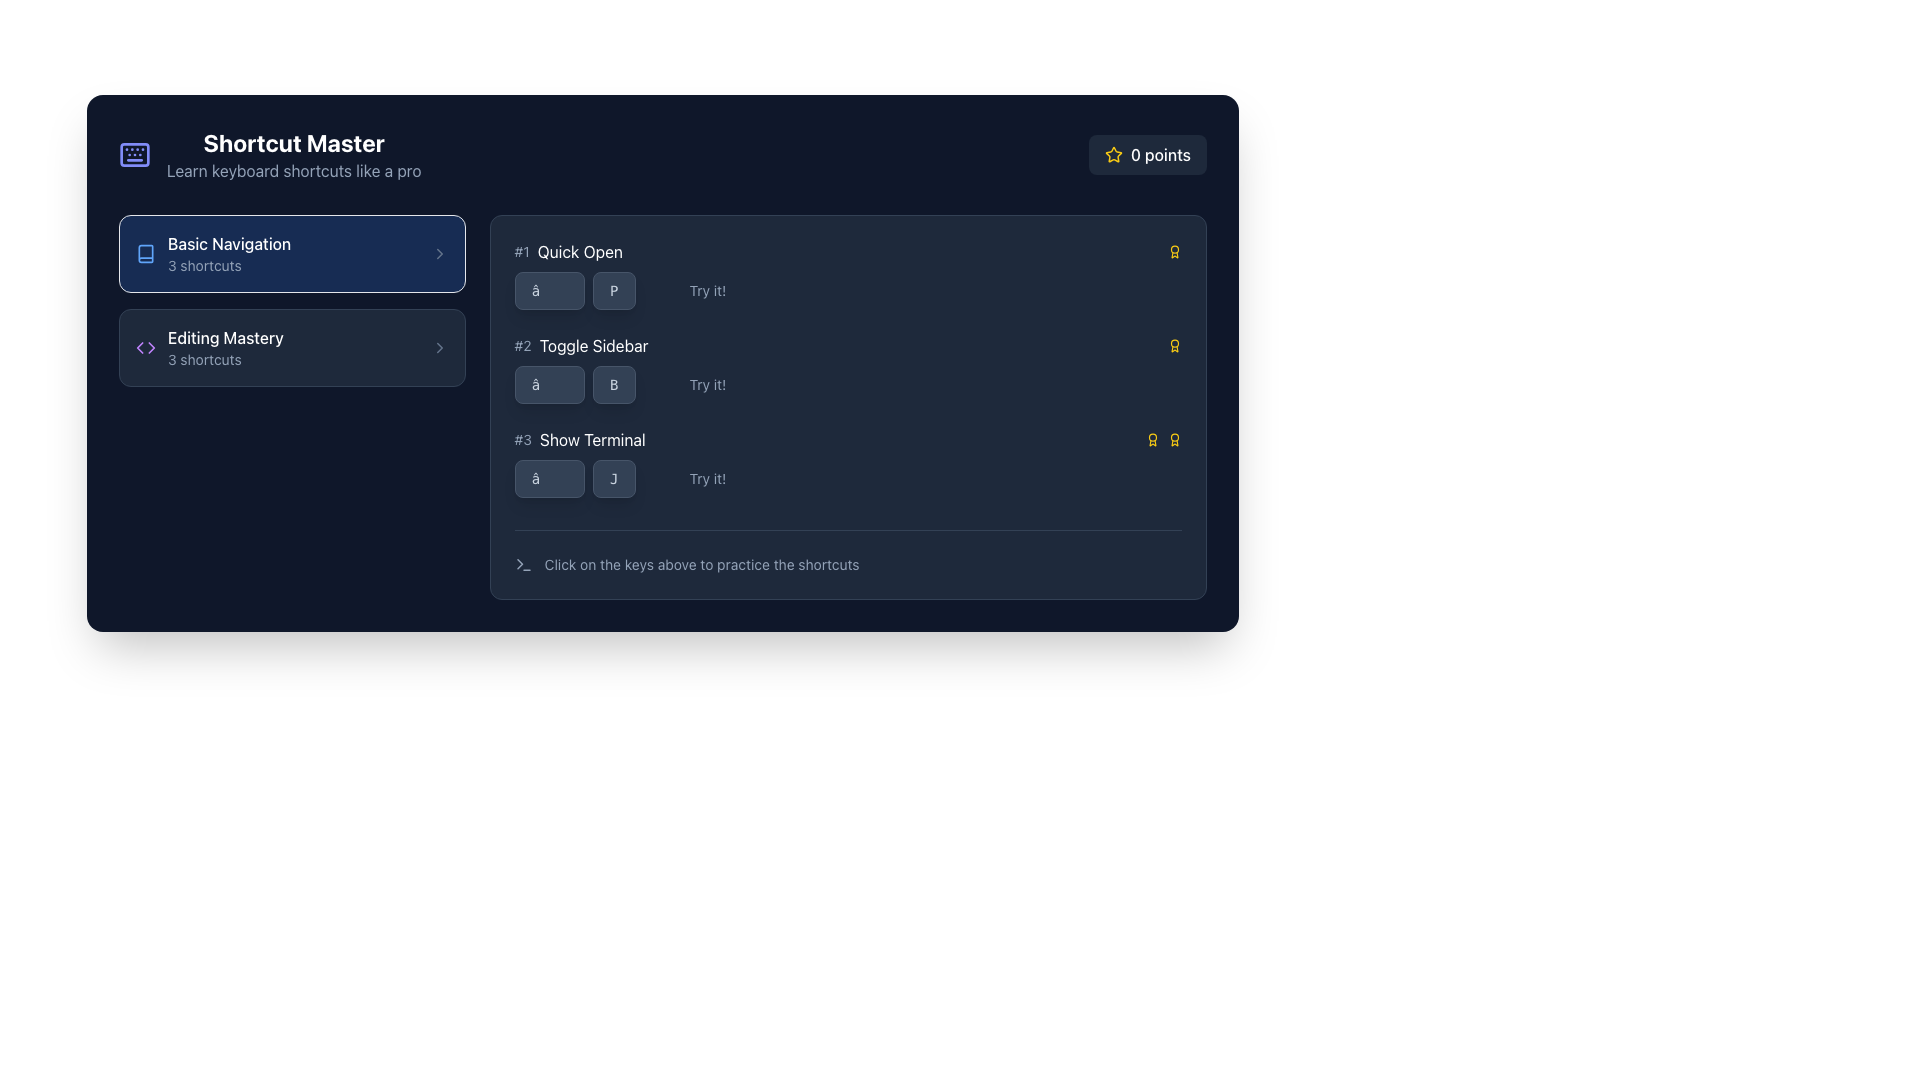 The image size is (1920, 1080). I want to click on the second button with a dark slate-blue background containing the 'J' character, so click(613, 478).